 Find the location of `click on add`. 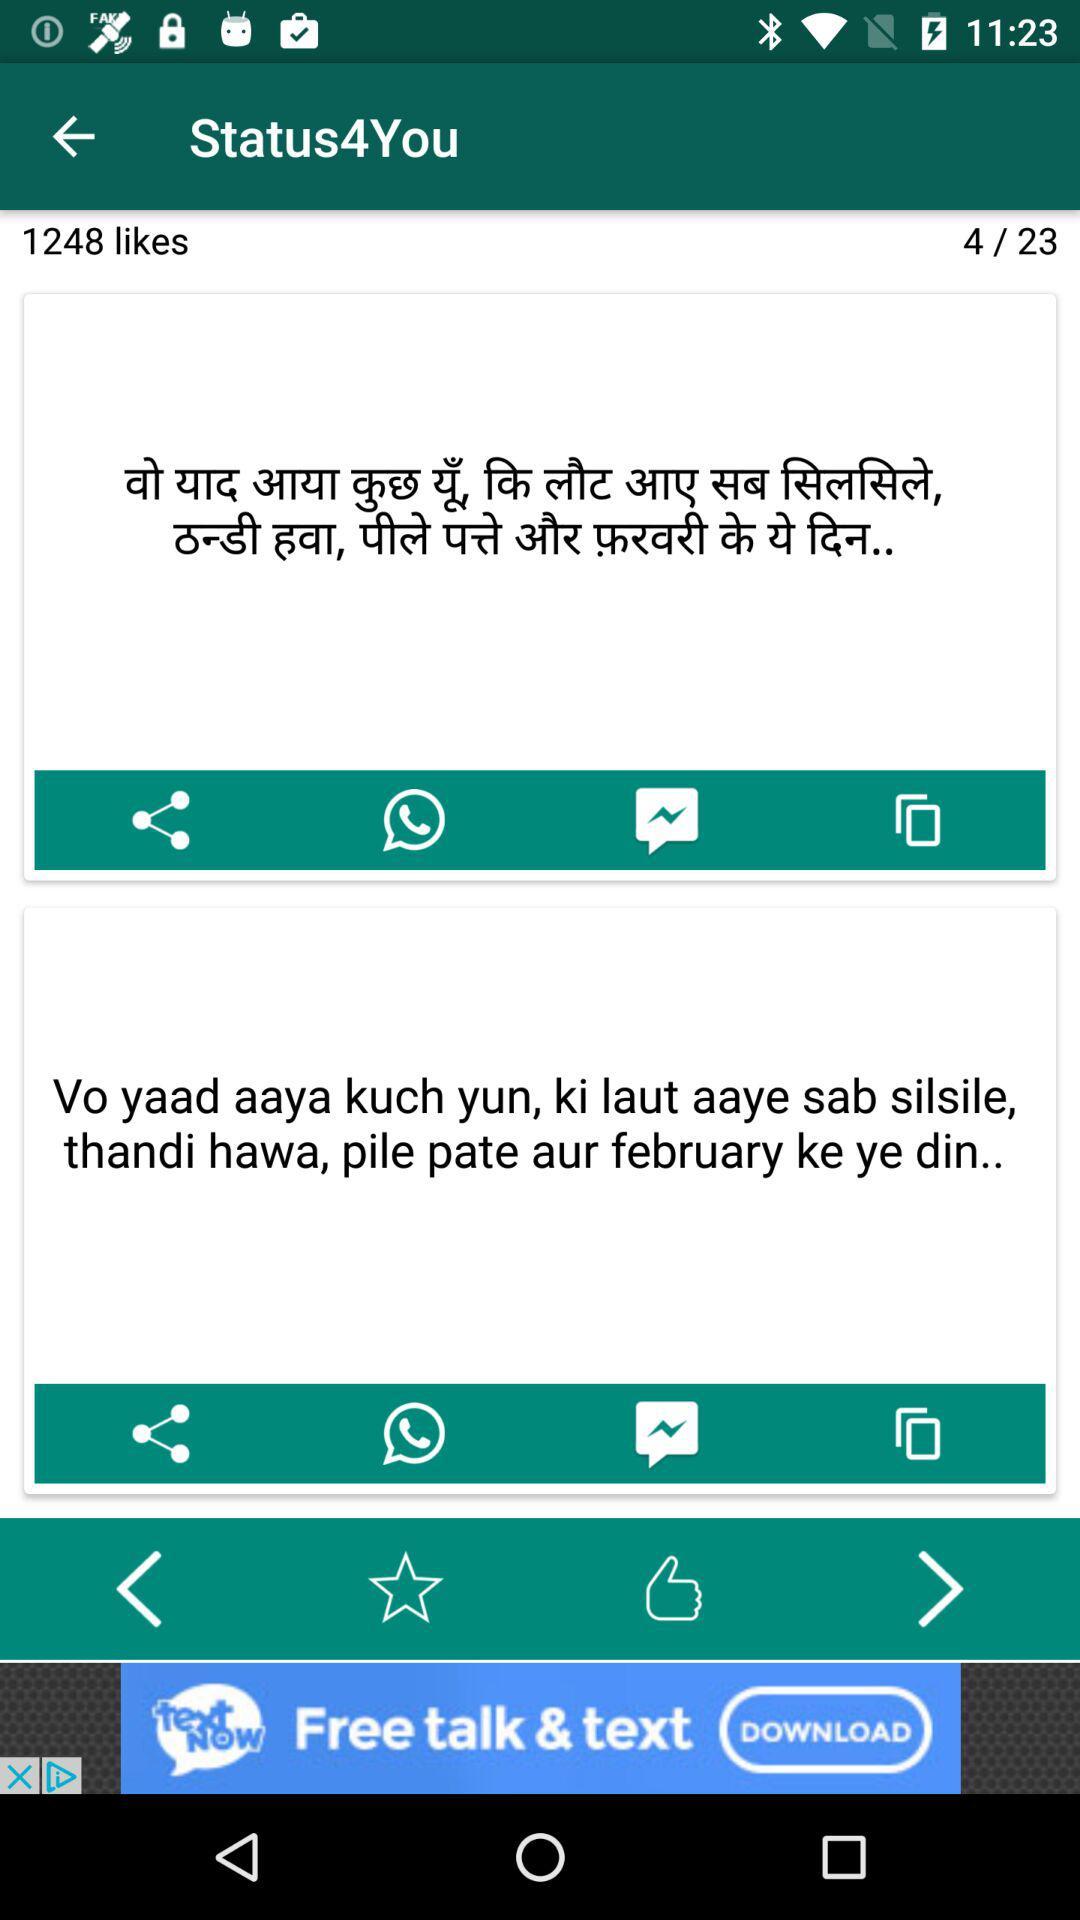

click on add is located at coordinates (540, 1727).